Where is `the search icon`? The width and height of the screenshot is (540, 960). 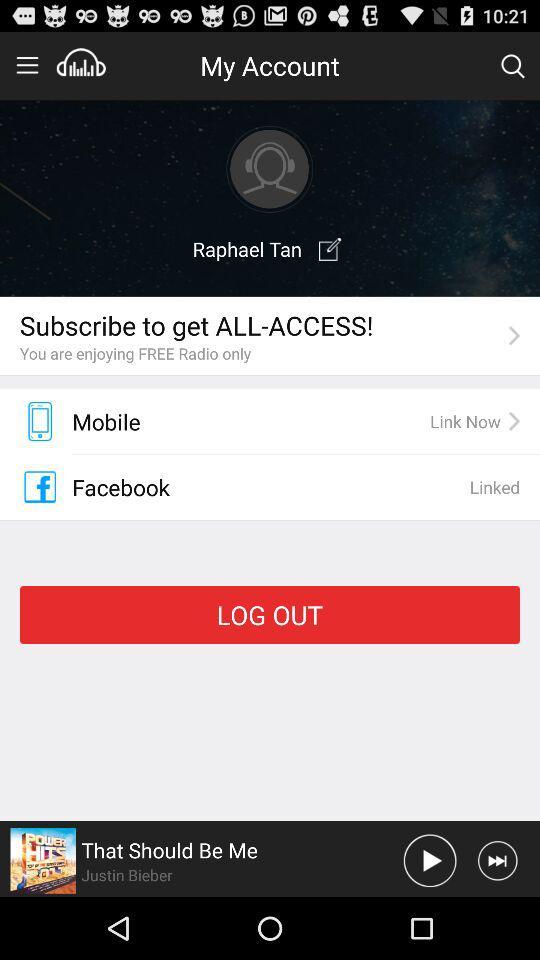 the search icon is located at coordinates (512, 70).